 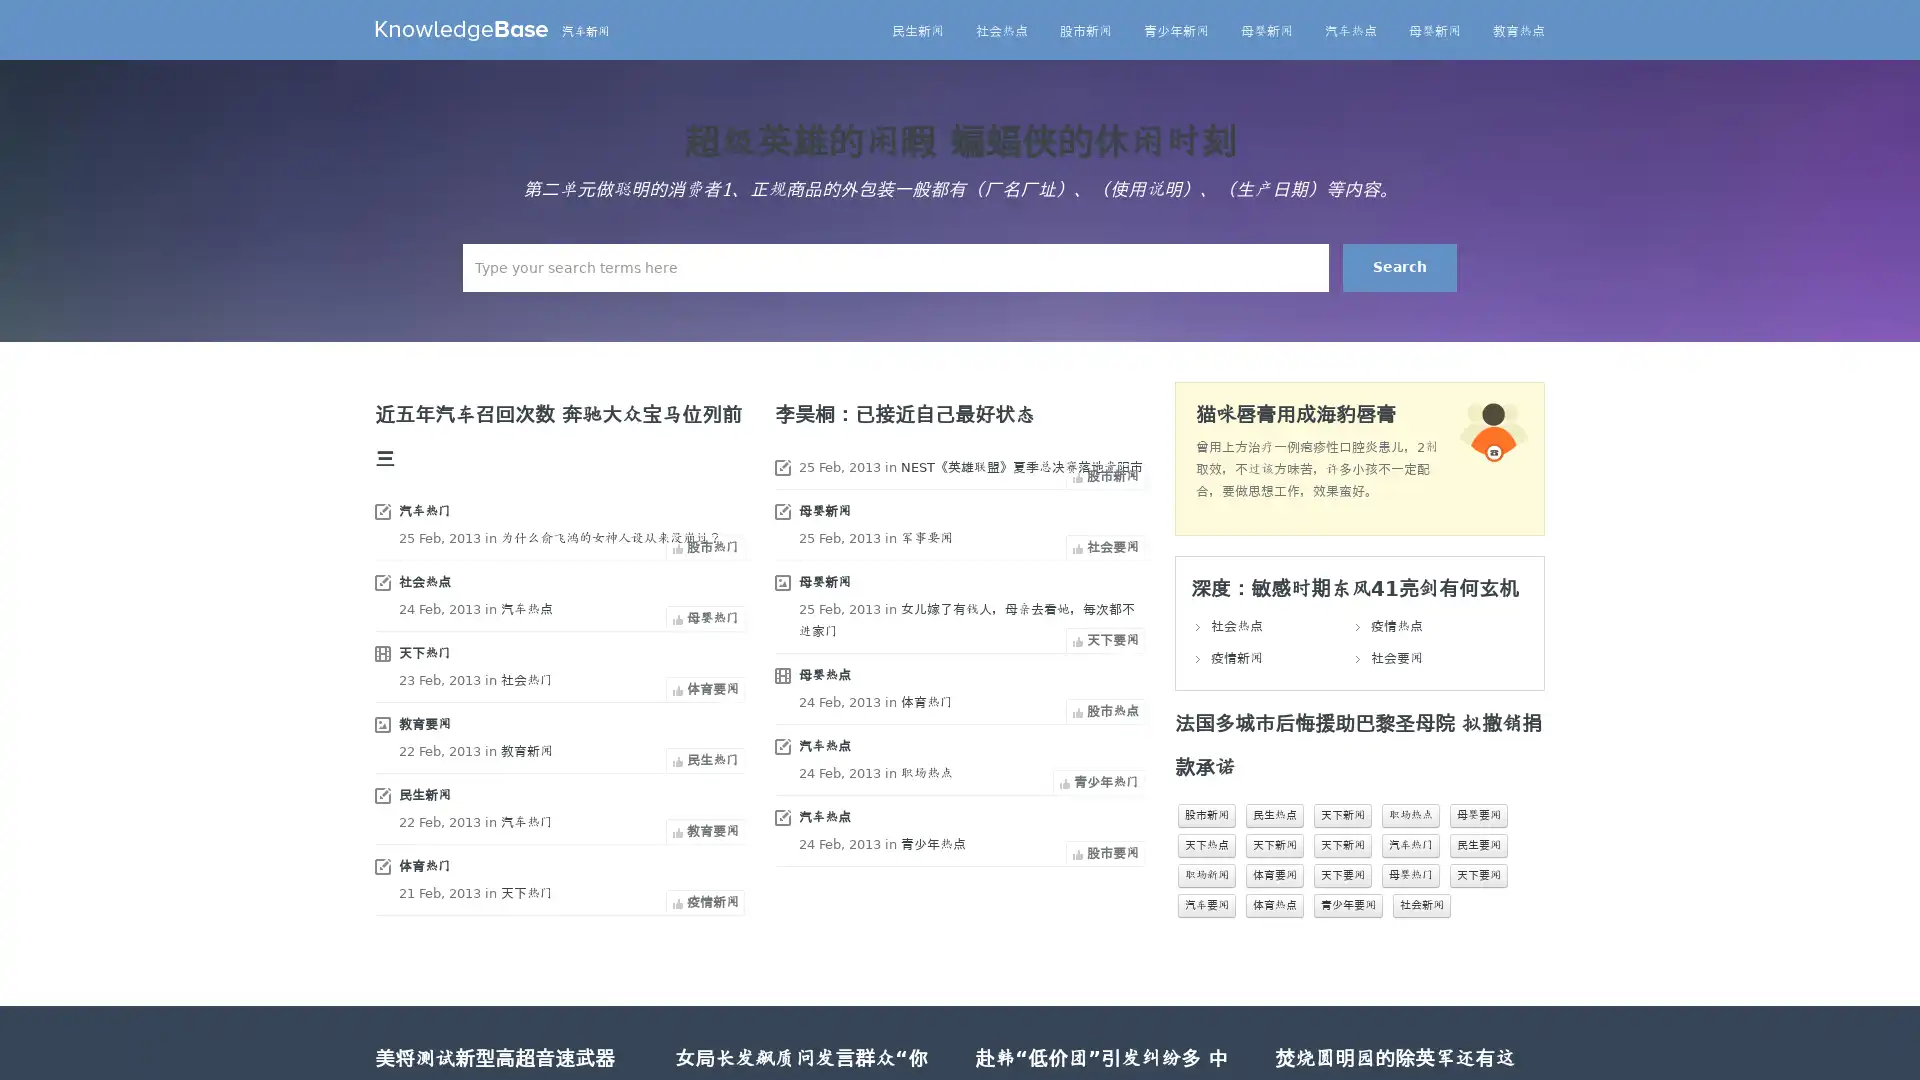 I want to click on Search, so click(x=1399, y=266).